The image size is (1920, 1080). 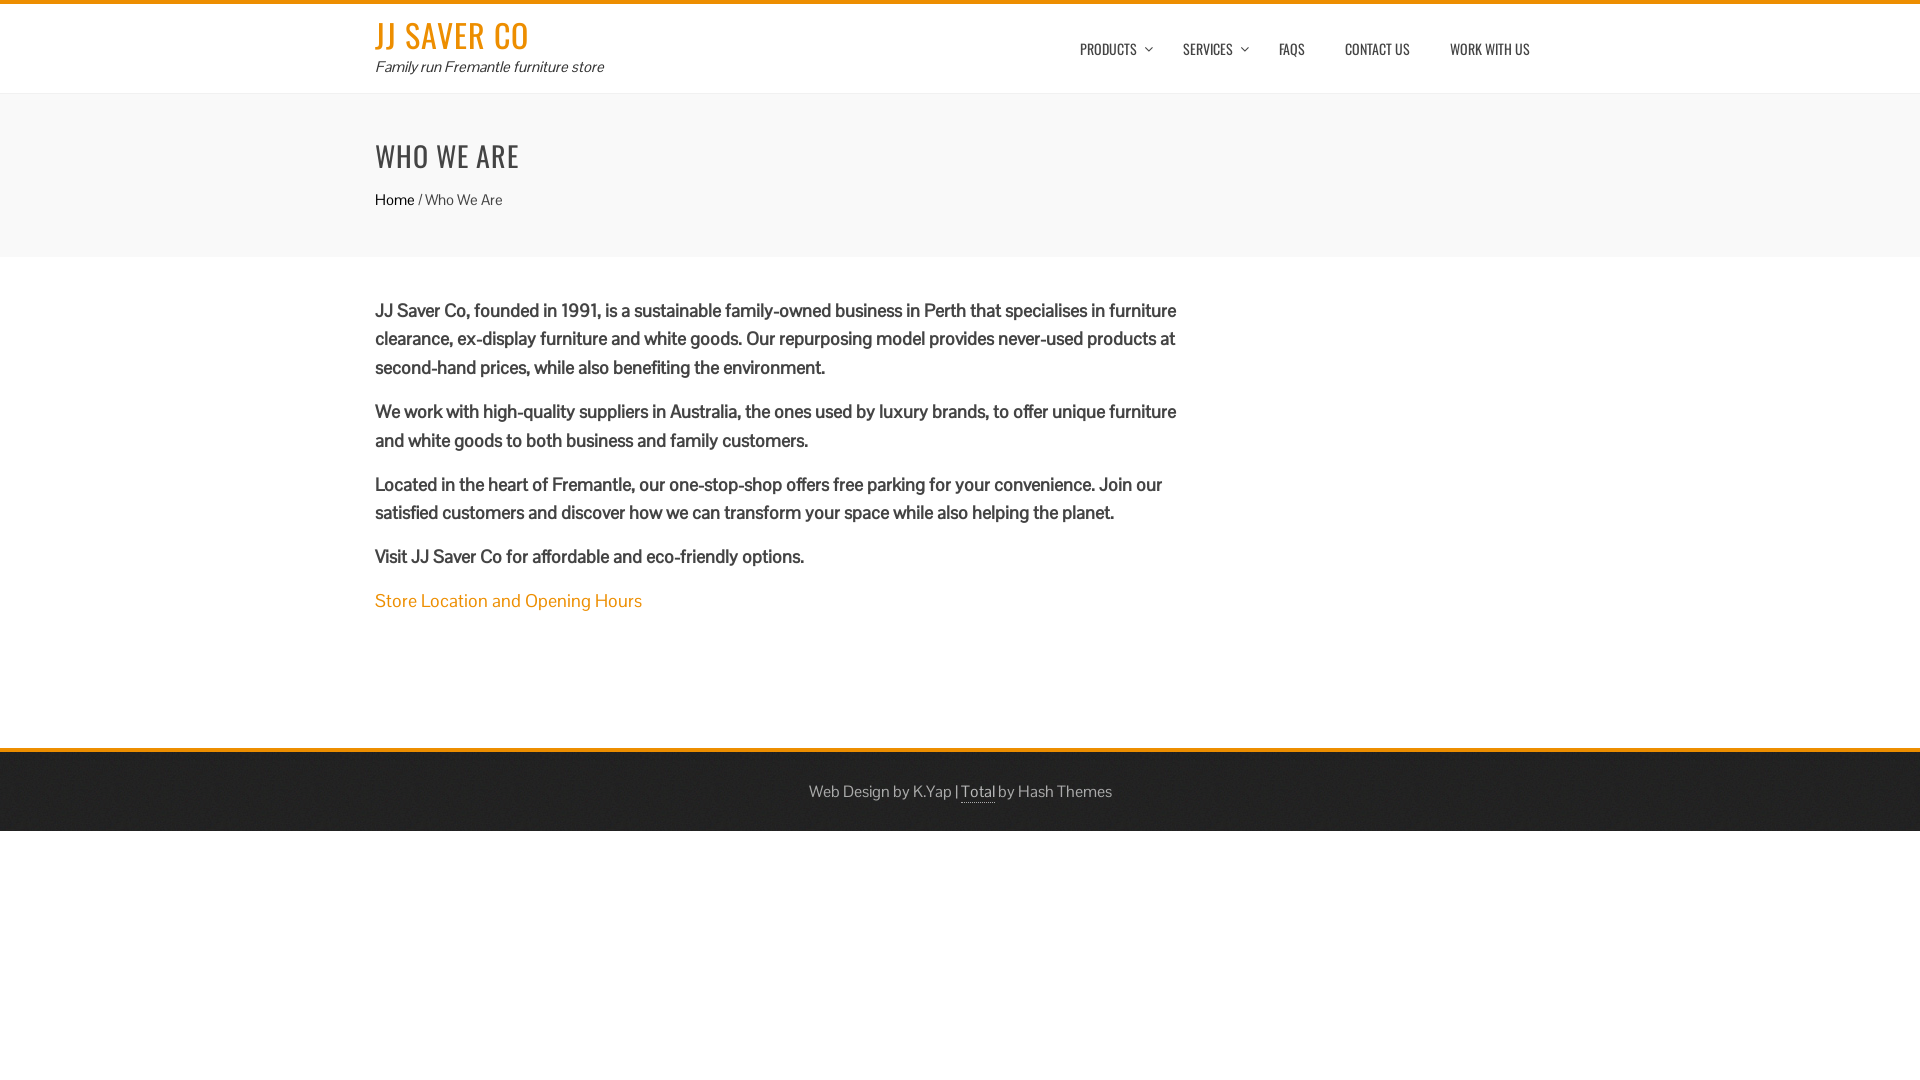 I want to click on 'FAQS', so click(x=1291, y=48).